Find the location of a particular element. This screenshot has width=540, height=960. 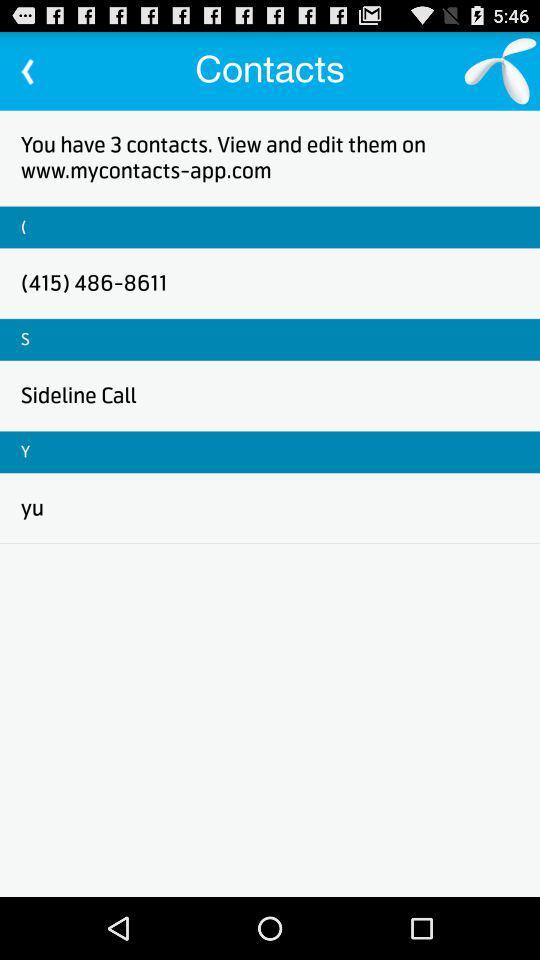

icon below y is located at coordinates (31, 507).